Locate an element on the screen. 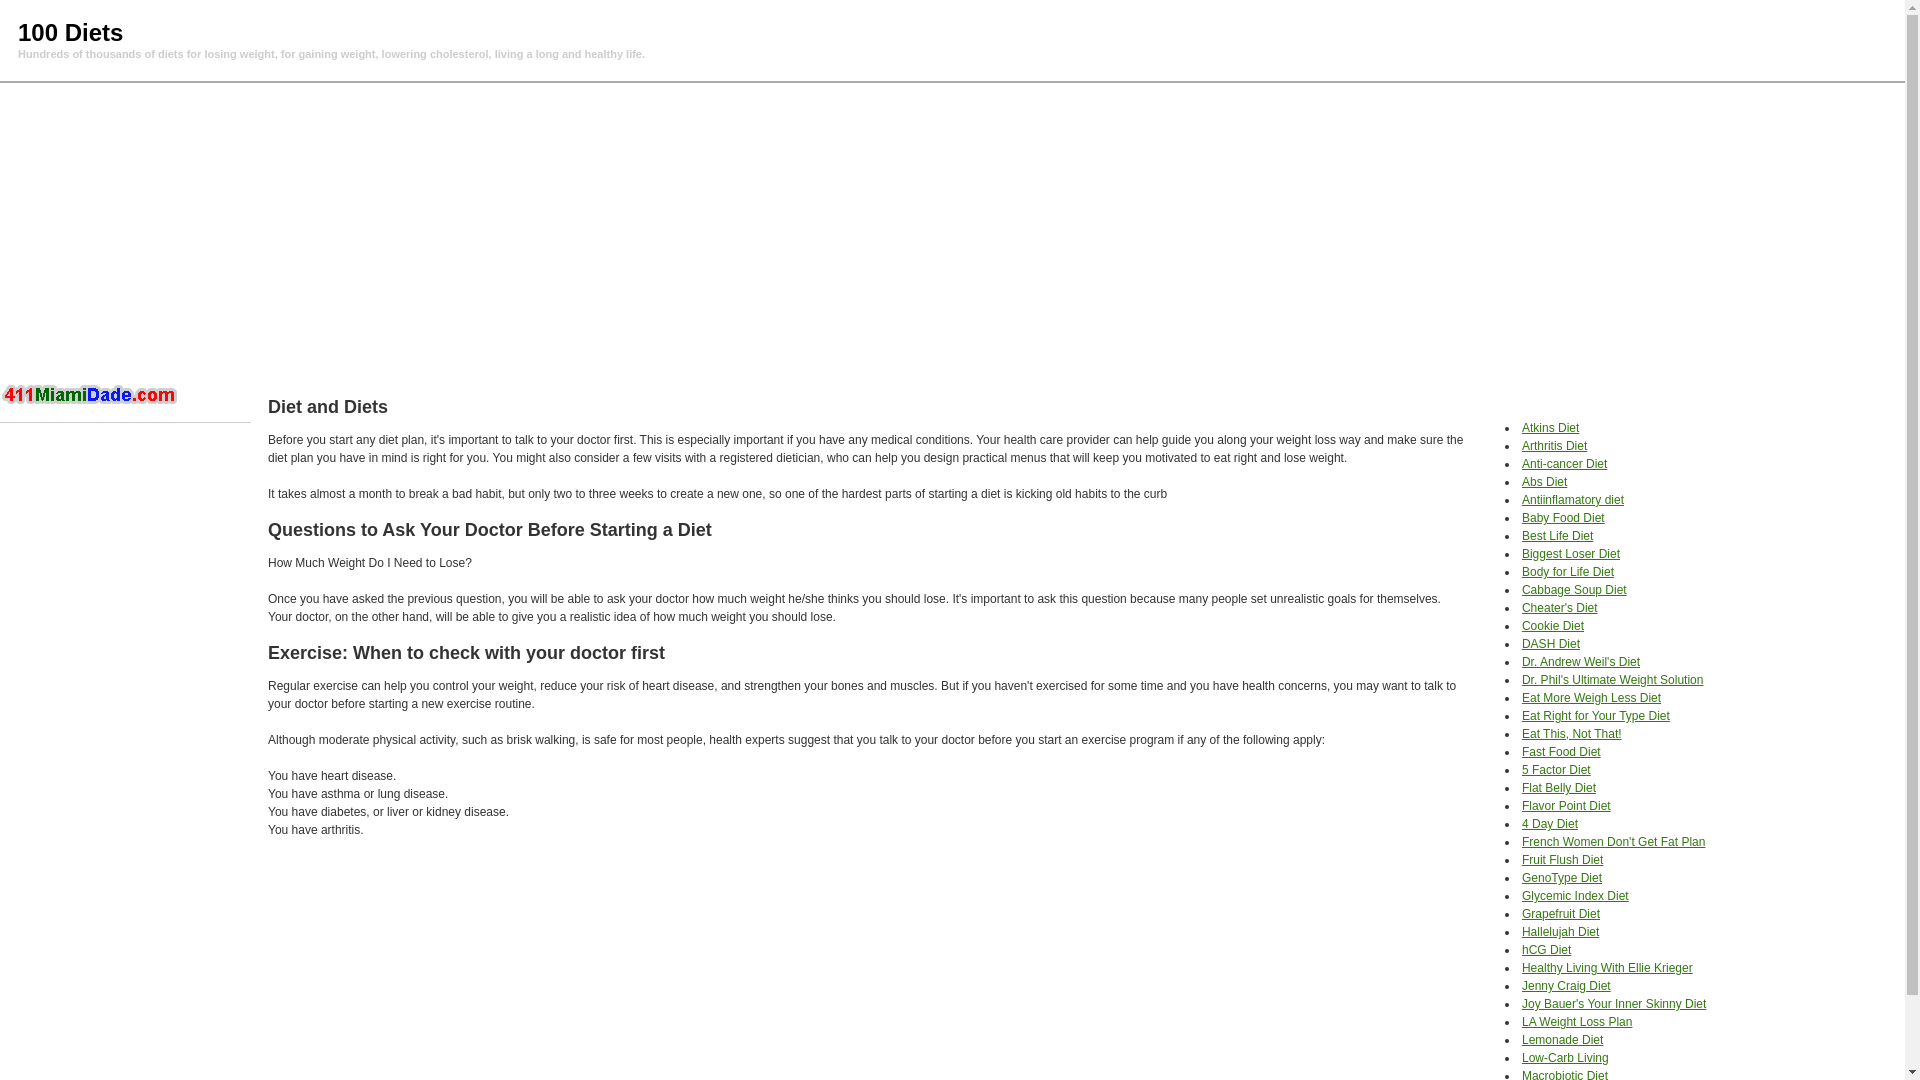 This screenshot has width=1920, height=1080. 'Dr. Phil's Ultimate Weight Solution' is located at coordinates (1612, 678).